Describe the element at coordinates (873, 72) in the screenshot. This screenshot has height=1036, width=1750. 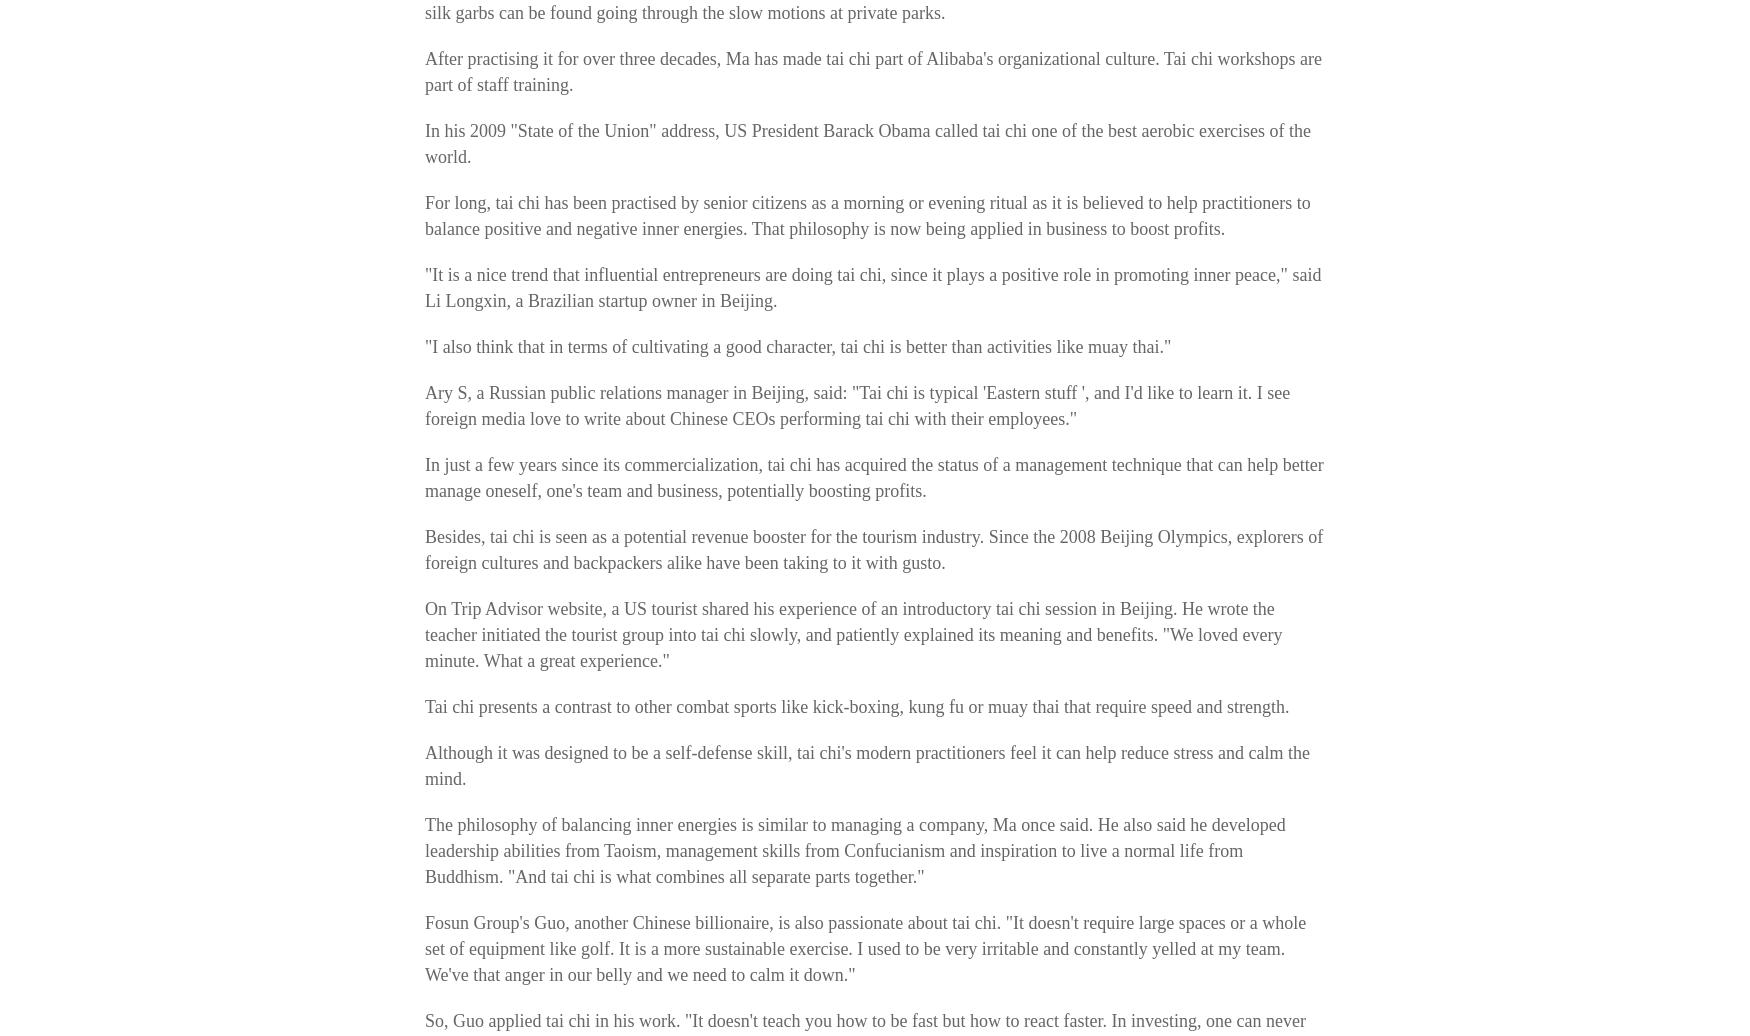
I see `'After practising it for over three decades, Ma has made tai chi part of Alibaba's organizational culture. Tai chi workshops are part of staff training.'` at that location.